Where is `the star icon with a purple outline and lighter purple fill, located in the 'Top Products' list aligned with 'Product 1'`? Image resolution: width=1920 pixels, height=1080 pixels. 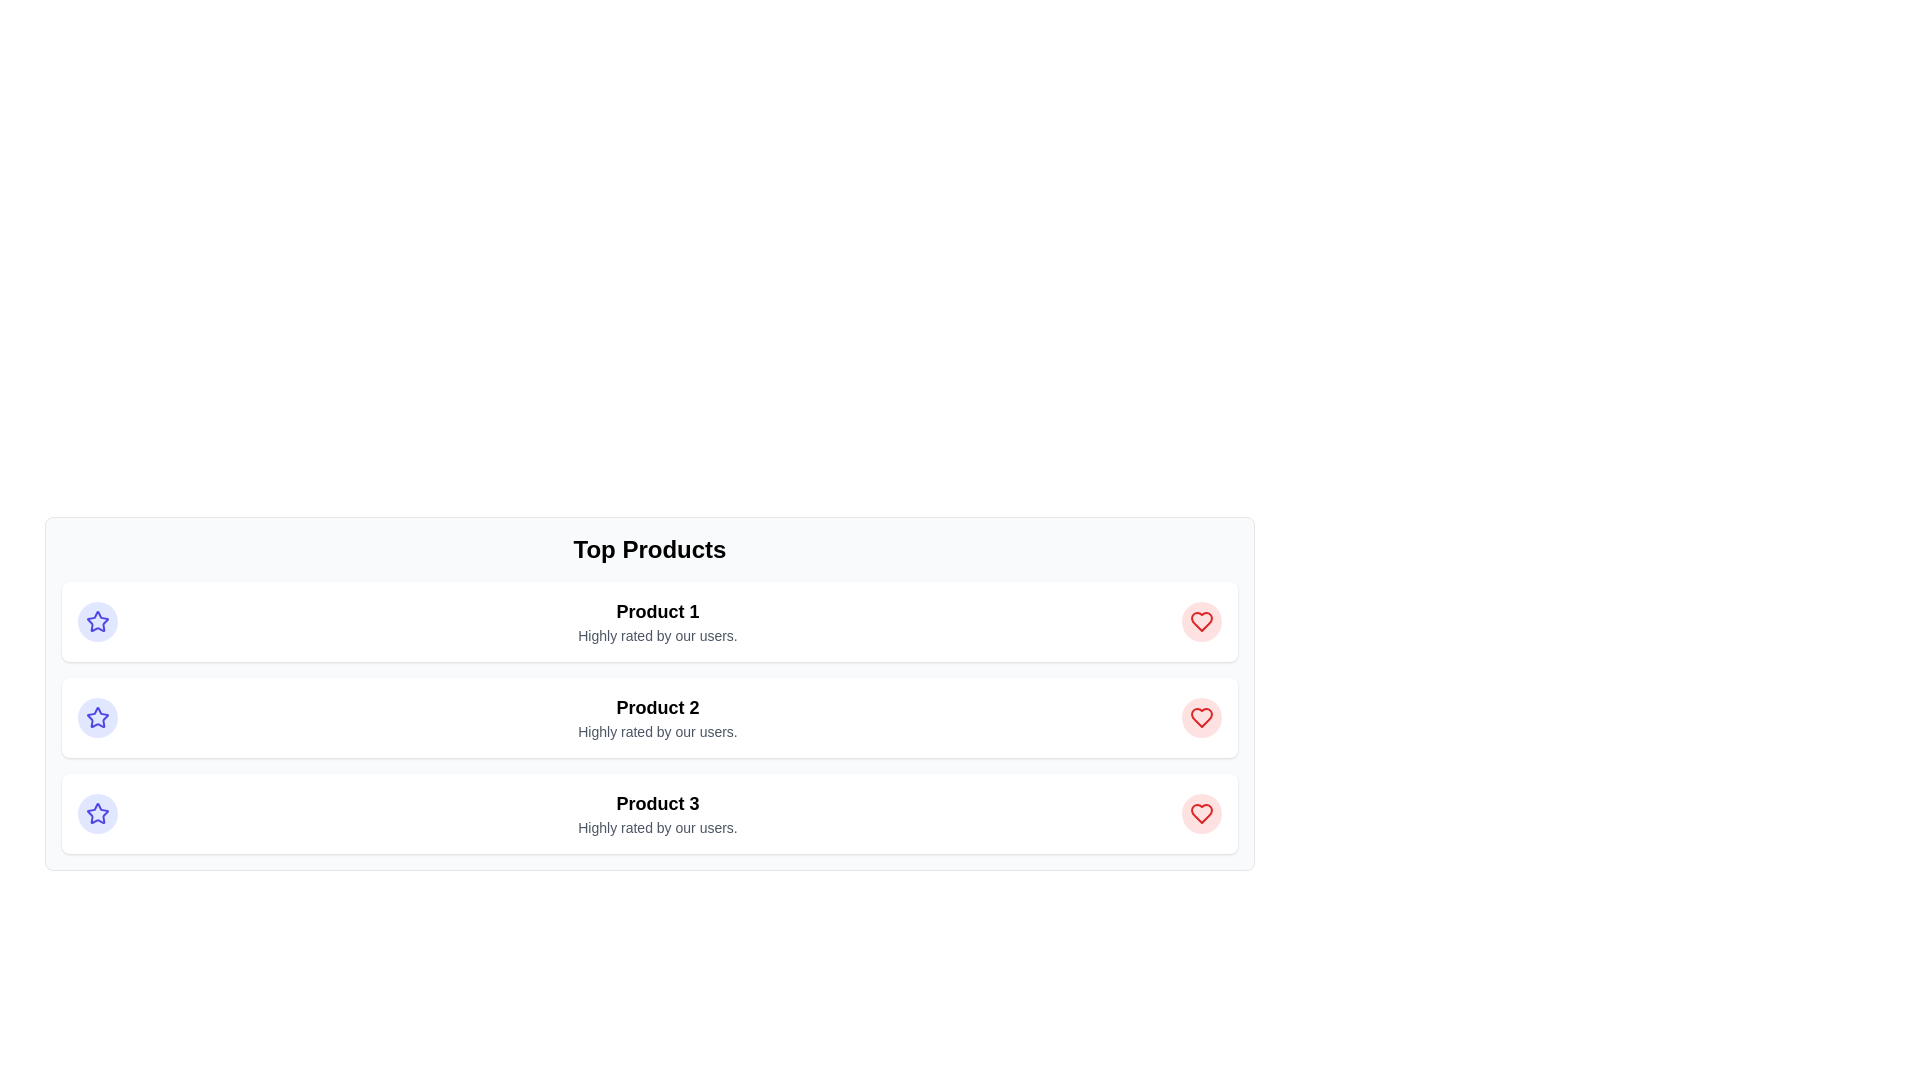
the star icon with a purple outline and lighter purple fill, located in the 'Top Products' list aligned with 'Product 1' is located at coordinates (96, 716).